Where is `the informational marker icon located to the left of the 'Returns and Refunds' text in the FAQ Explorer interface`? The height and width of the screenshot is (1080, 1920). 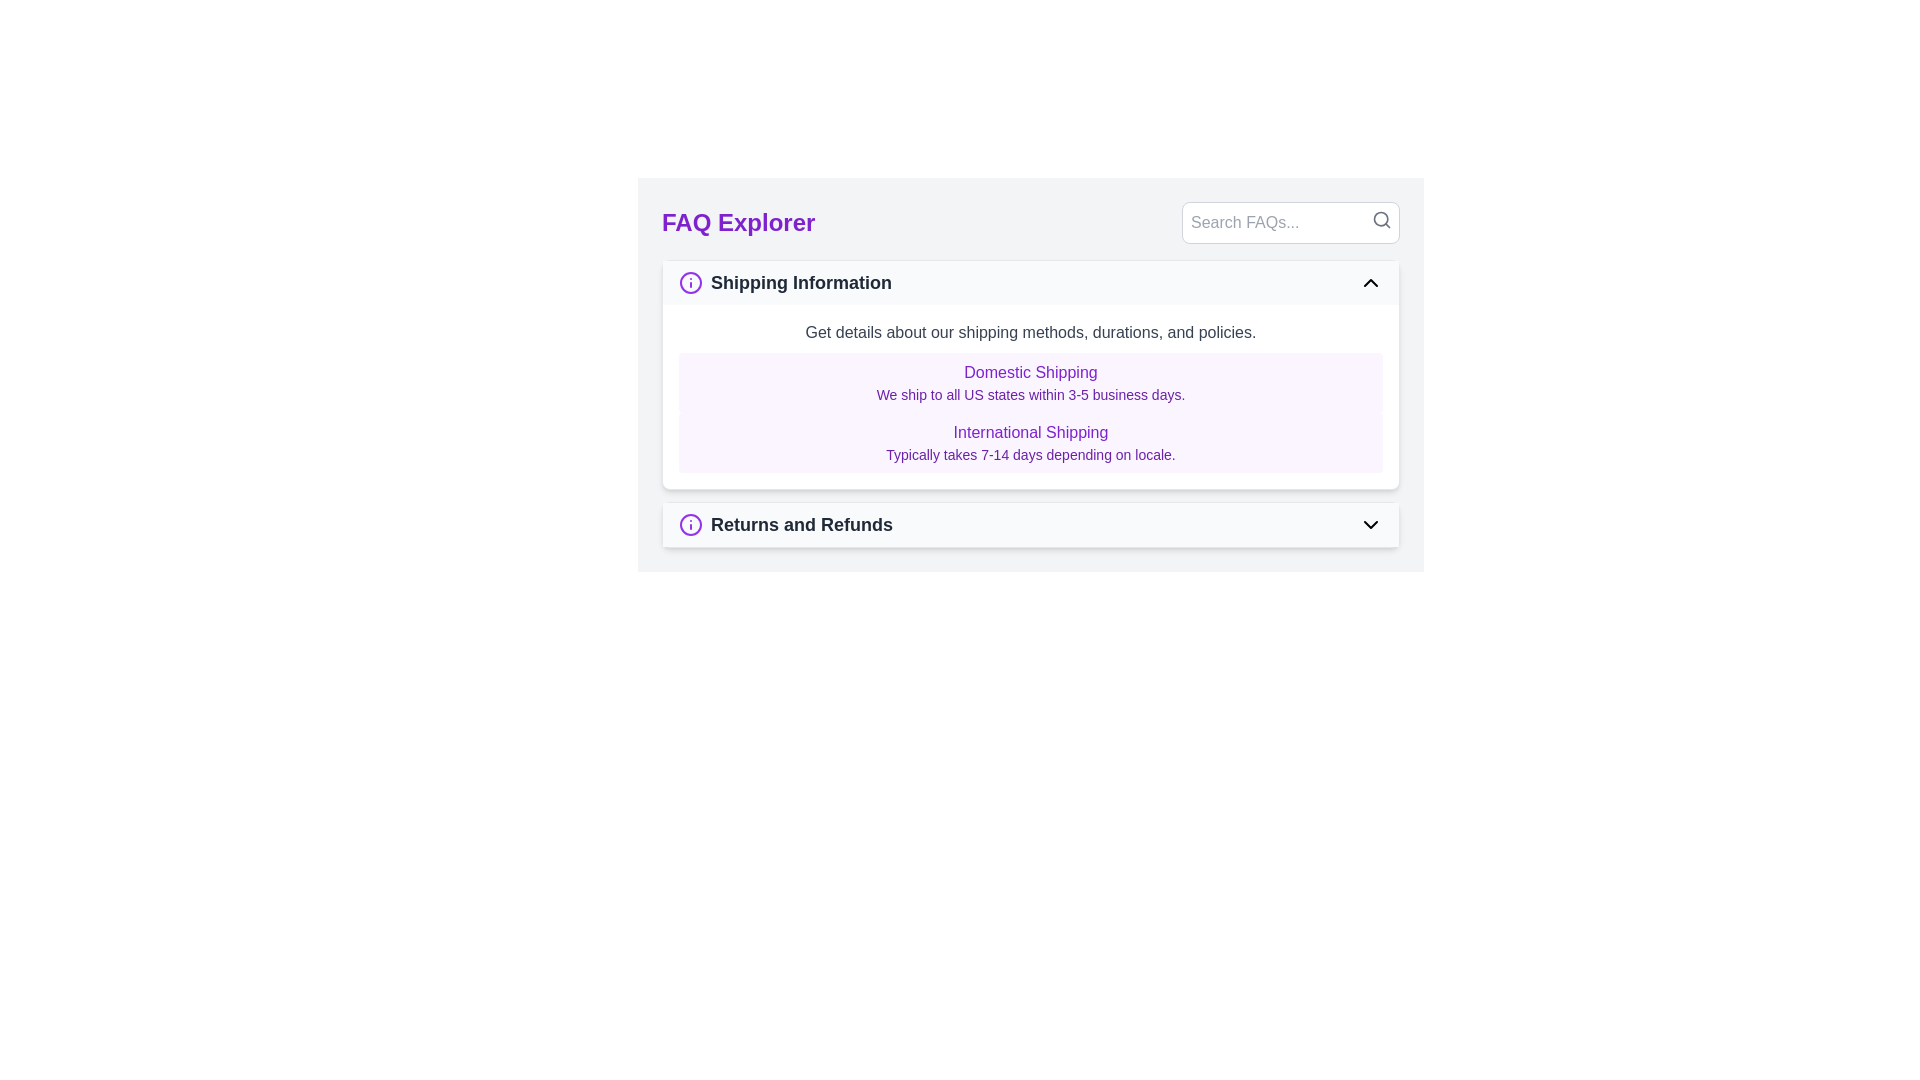
the informational marker icon located to the left of the 'Returns and Refunds' text in the FAQ Explorer interface is located at coordinates (691, 523).